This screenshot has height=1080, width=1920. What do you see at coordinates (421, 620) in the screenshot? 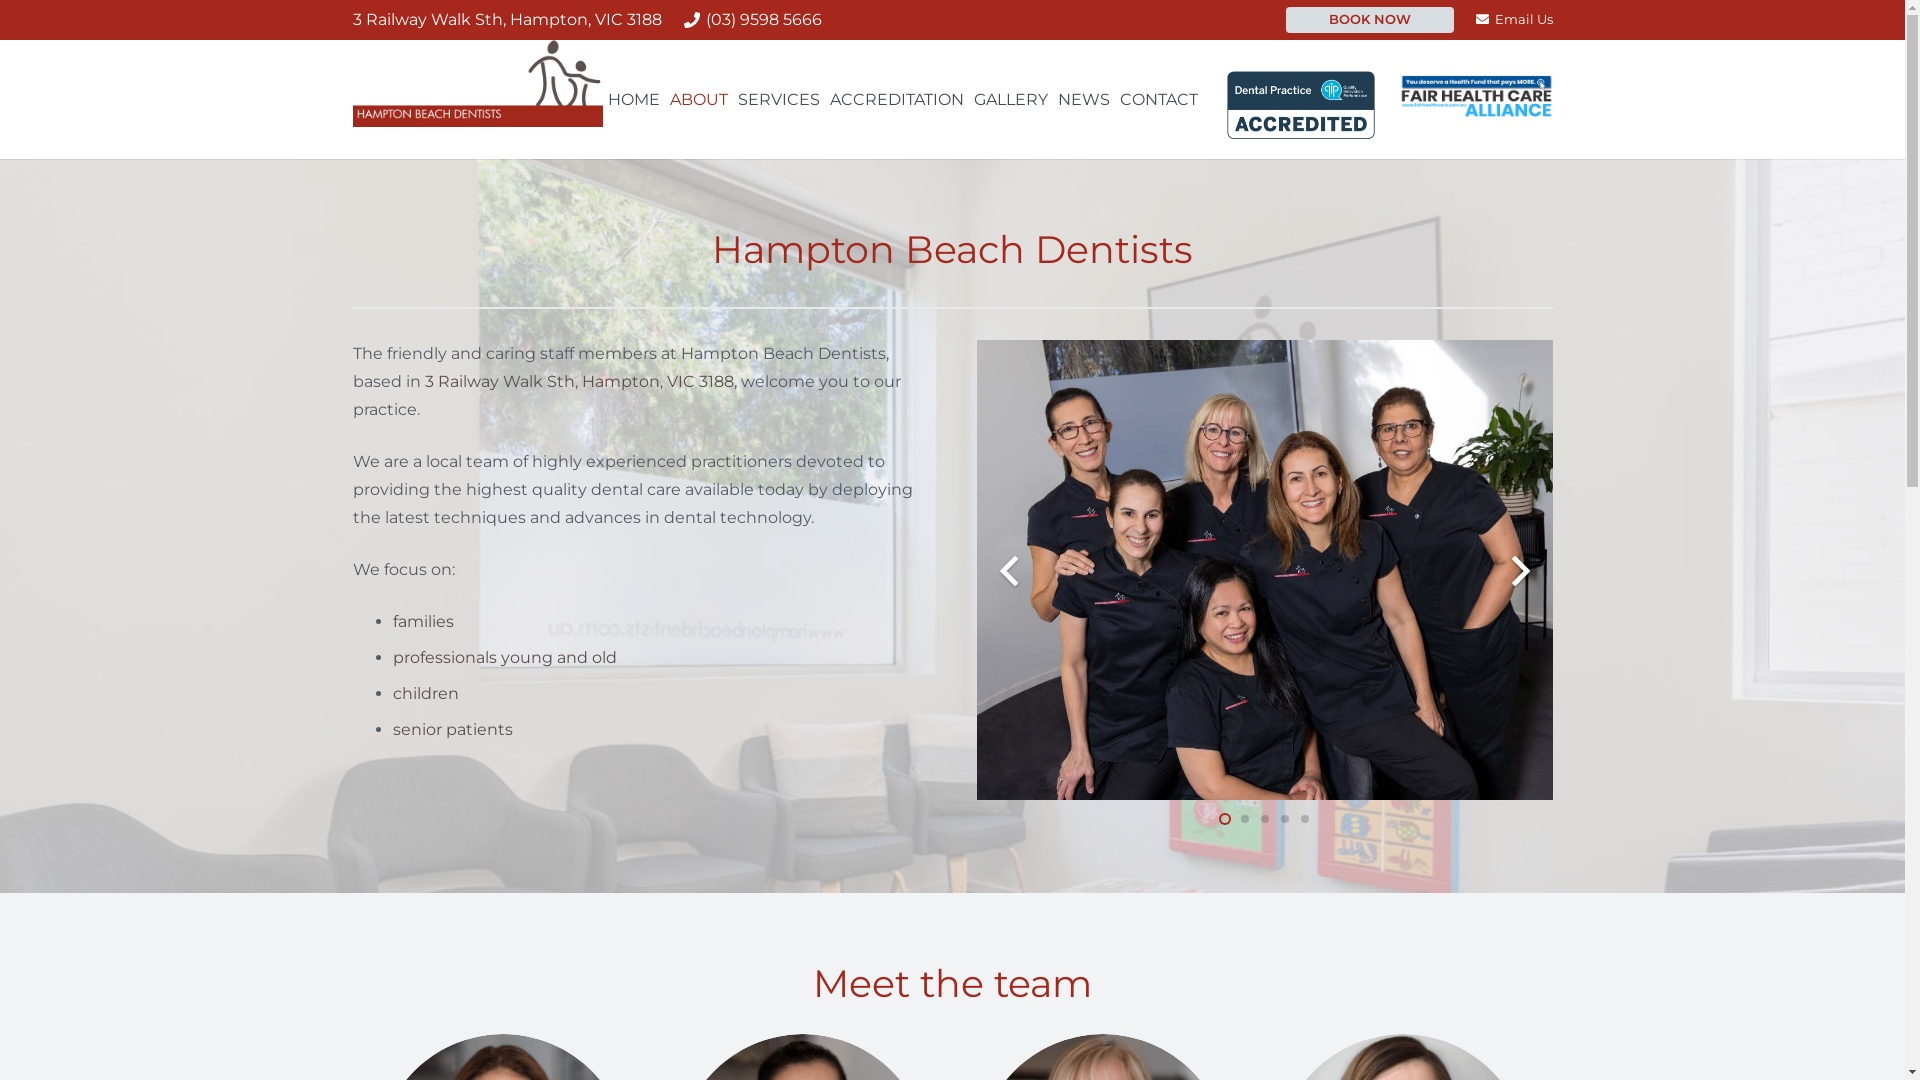
I see `'families'` at bounding box center [421, 620].